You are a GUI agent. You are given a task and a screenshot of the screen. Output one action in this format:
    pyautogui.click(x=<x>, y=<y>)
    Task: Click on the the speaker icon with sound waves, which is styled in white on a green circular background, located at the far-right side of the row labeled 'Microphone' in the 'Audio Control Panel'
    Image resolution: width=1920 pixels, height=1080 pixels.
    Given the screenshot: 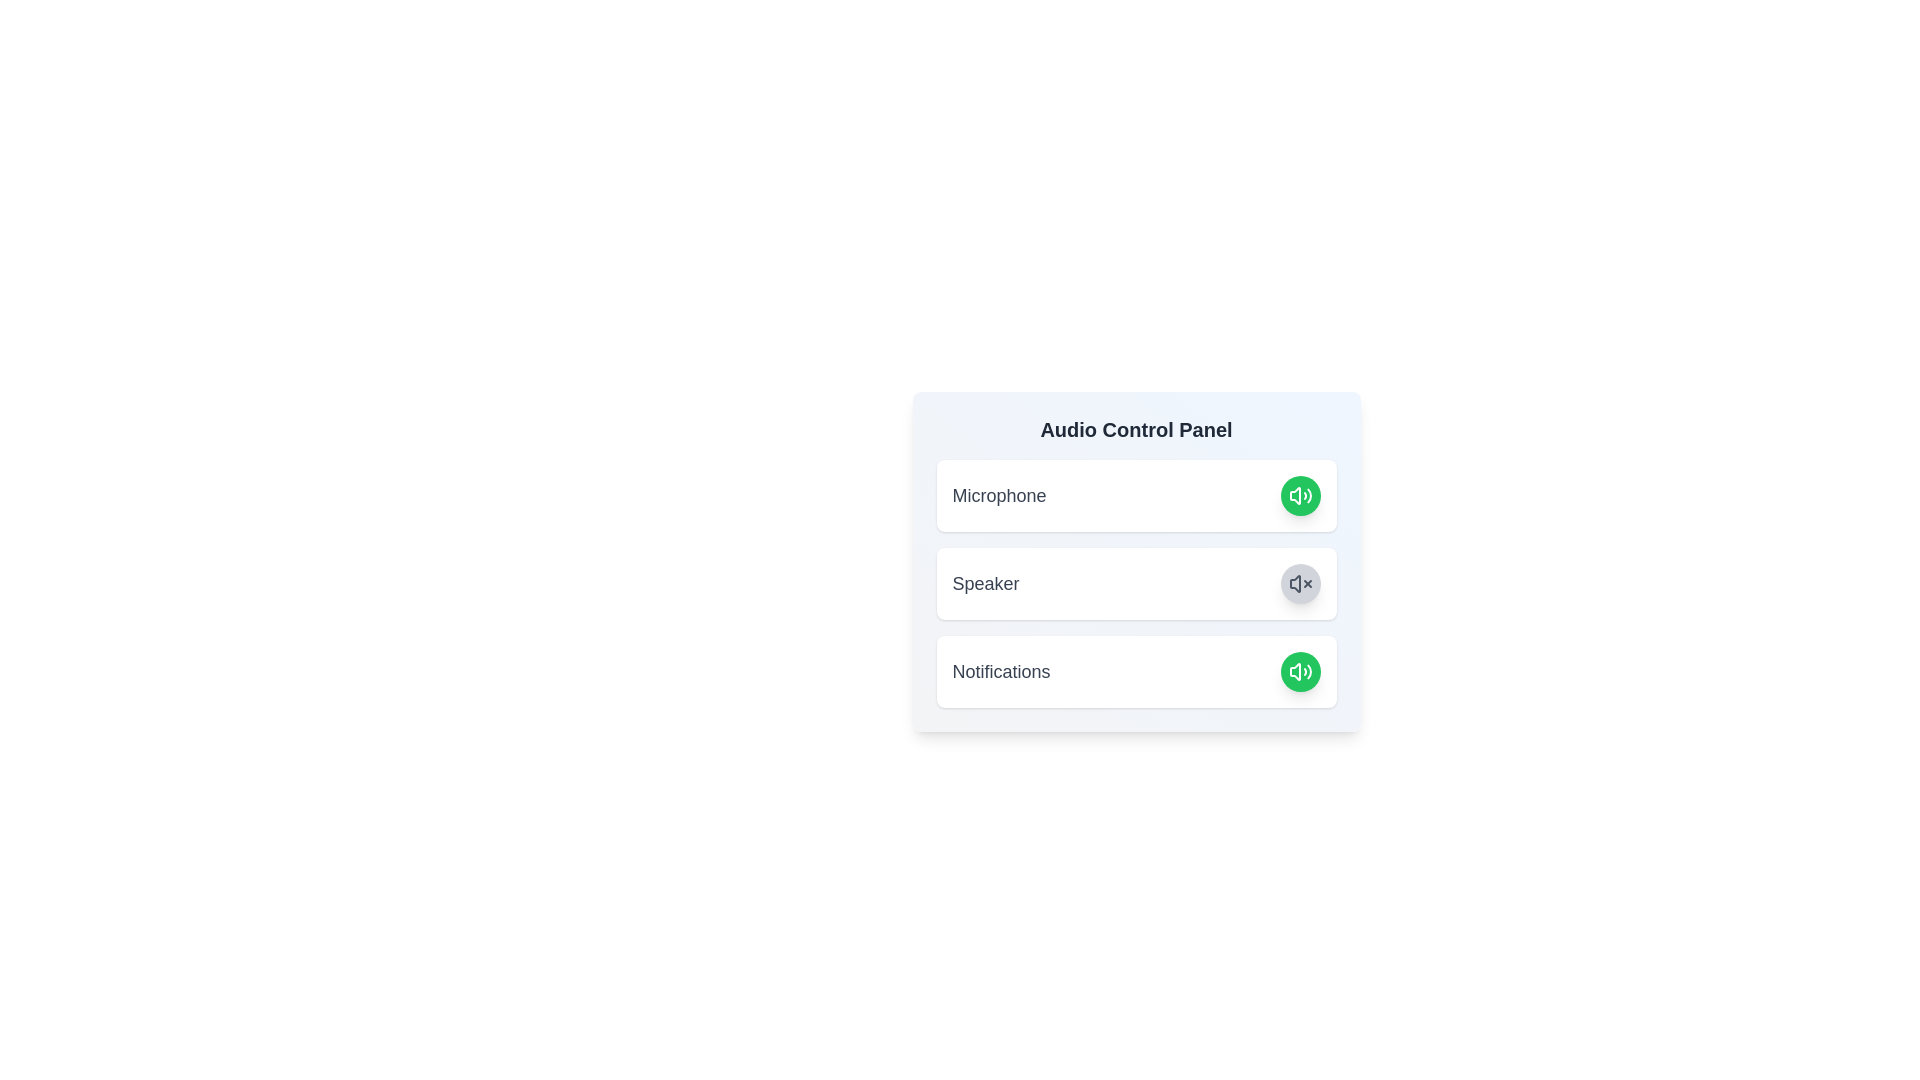 What is the action you would take?
    pyautogui.click(x=1300, y=671)
    